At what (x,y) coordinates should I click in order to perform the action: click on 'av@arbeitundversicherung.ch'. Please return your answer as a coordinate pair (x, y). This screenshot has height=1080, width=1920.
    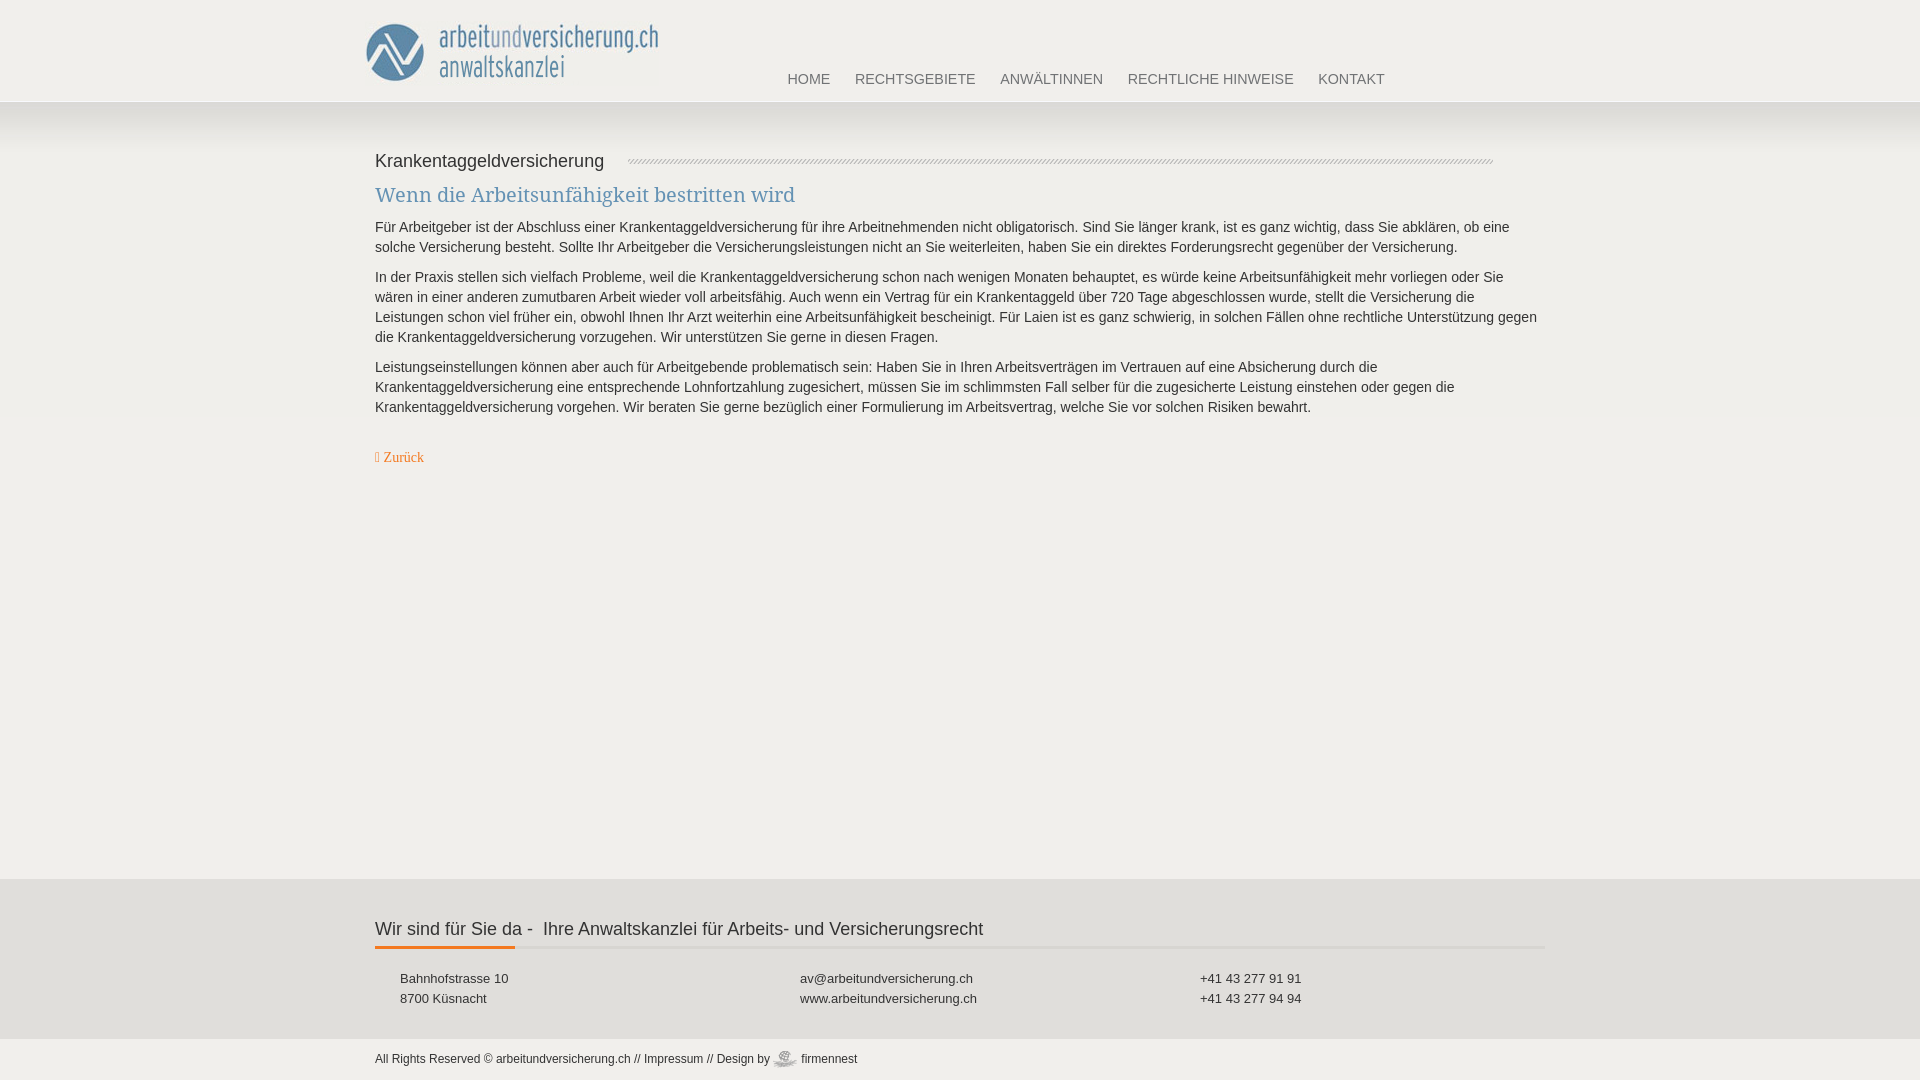
    Looking at the image, I should click on (885, 977).